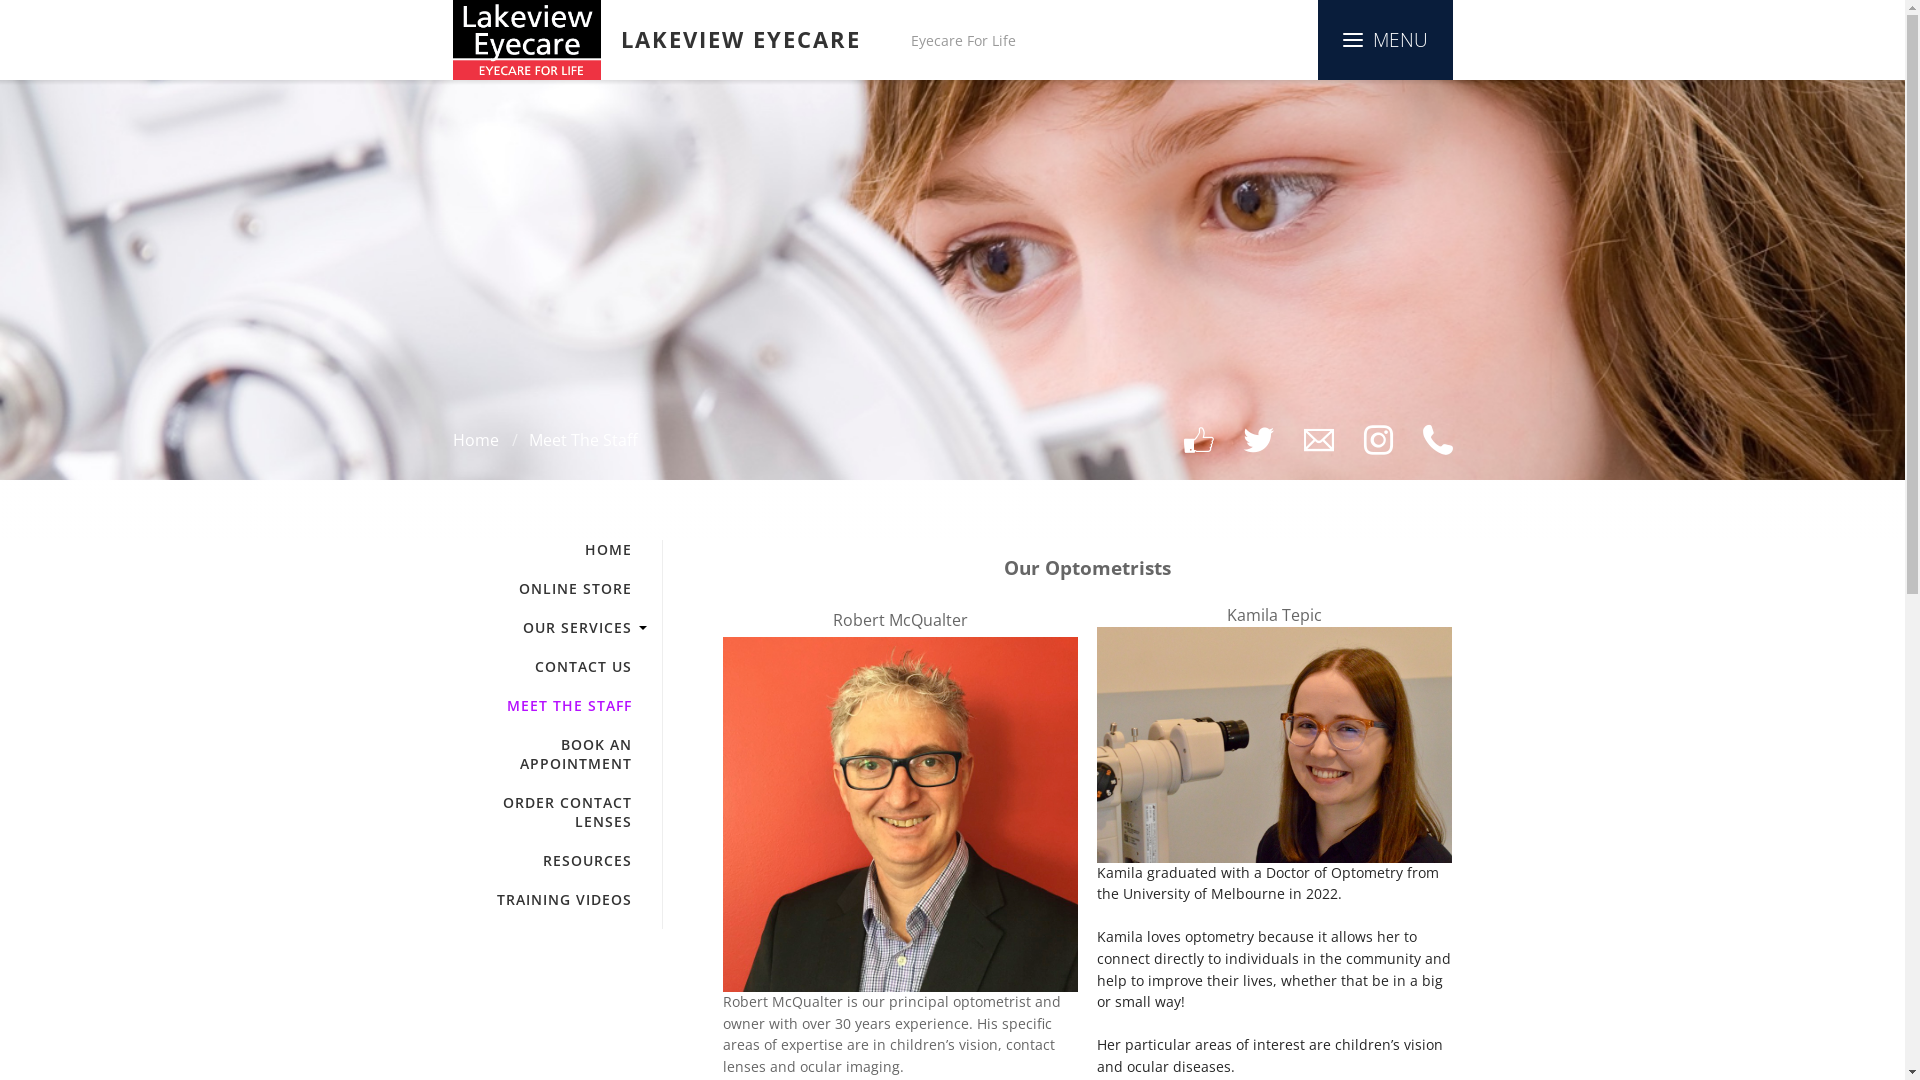 The image size is (1920, 1080). I want to click on 'Home', so click(474, 438).